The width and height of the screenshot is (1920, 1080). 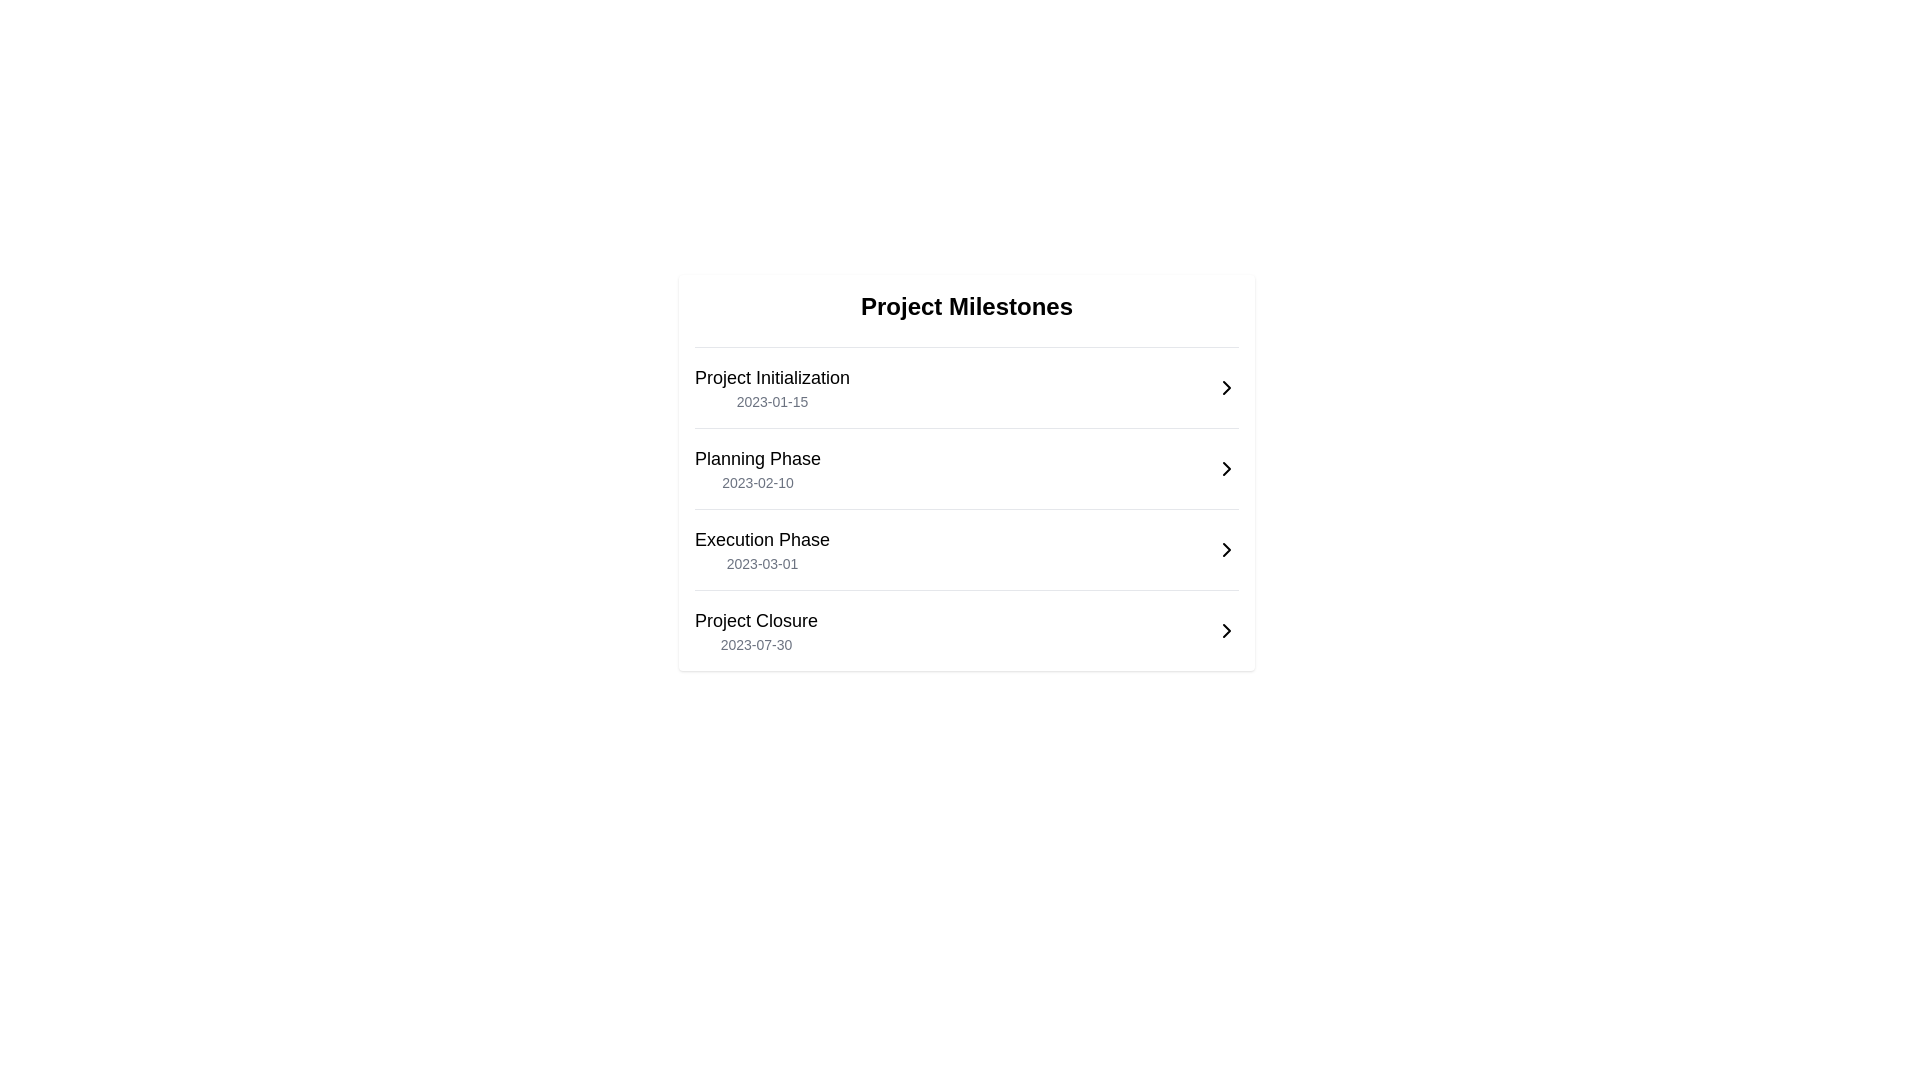 I want to click on the right-pointing triangular arrowhead icon associated with the 'Planning Phase' list item in the 'Project Milestones' section to indicate navigation, so click(x=1226, y=469).